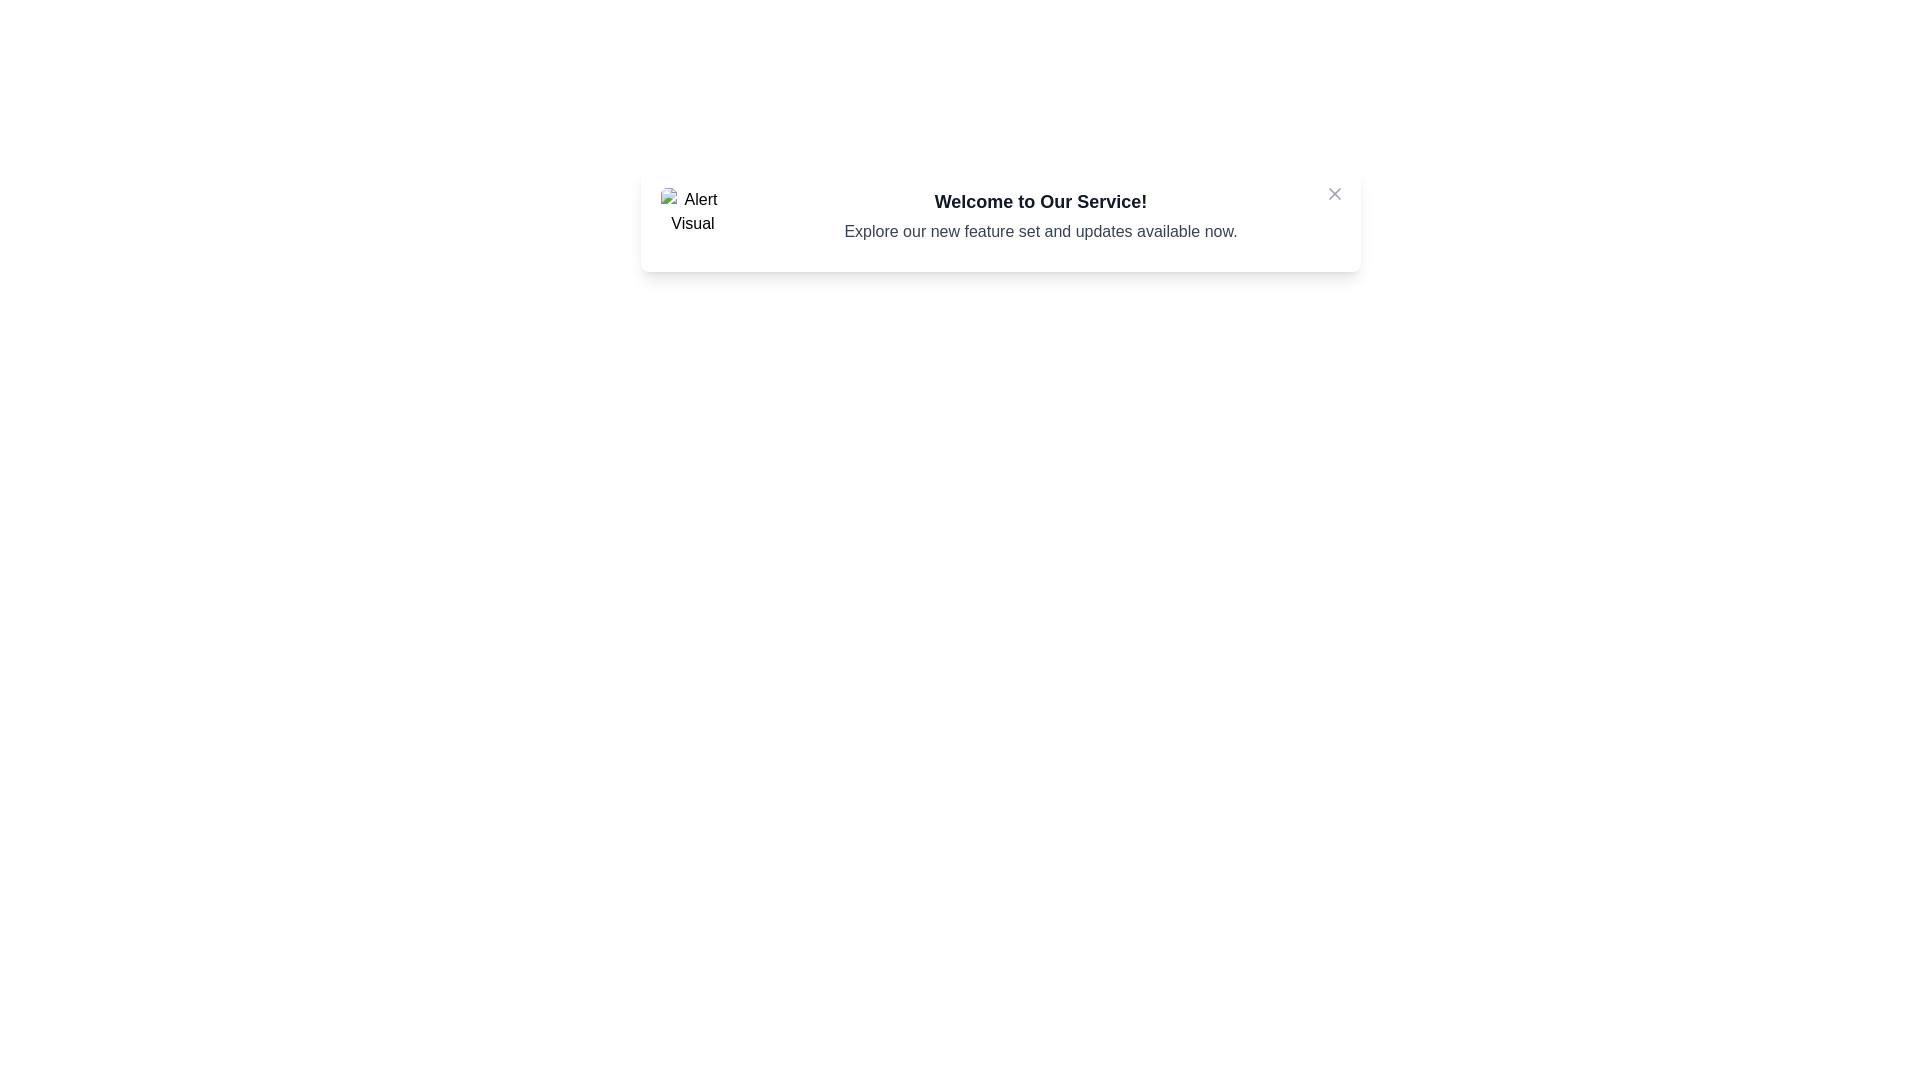  I want to click on the close icon to close the alert panel, so click(1334, 193).